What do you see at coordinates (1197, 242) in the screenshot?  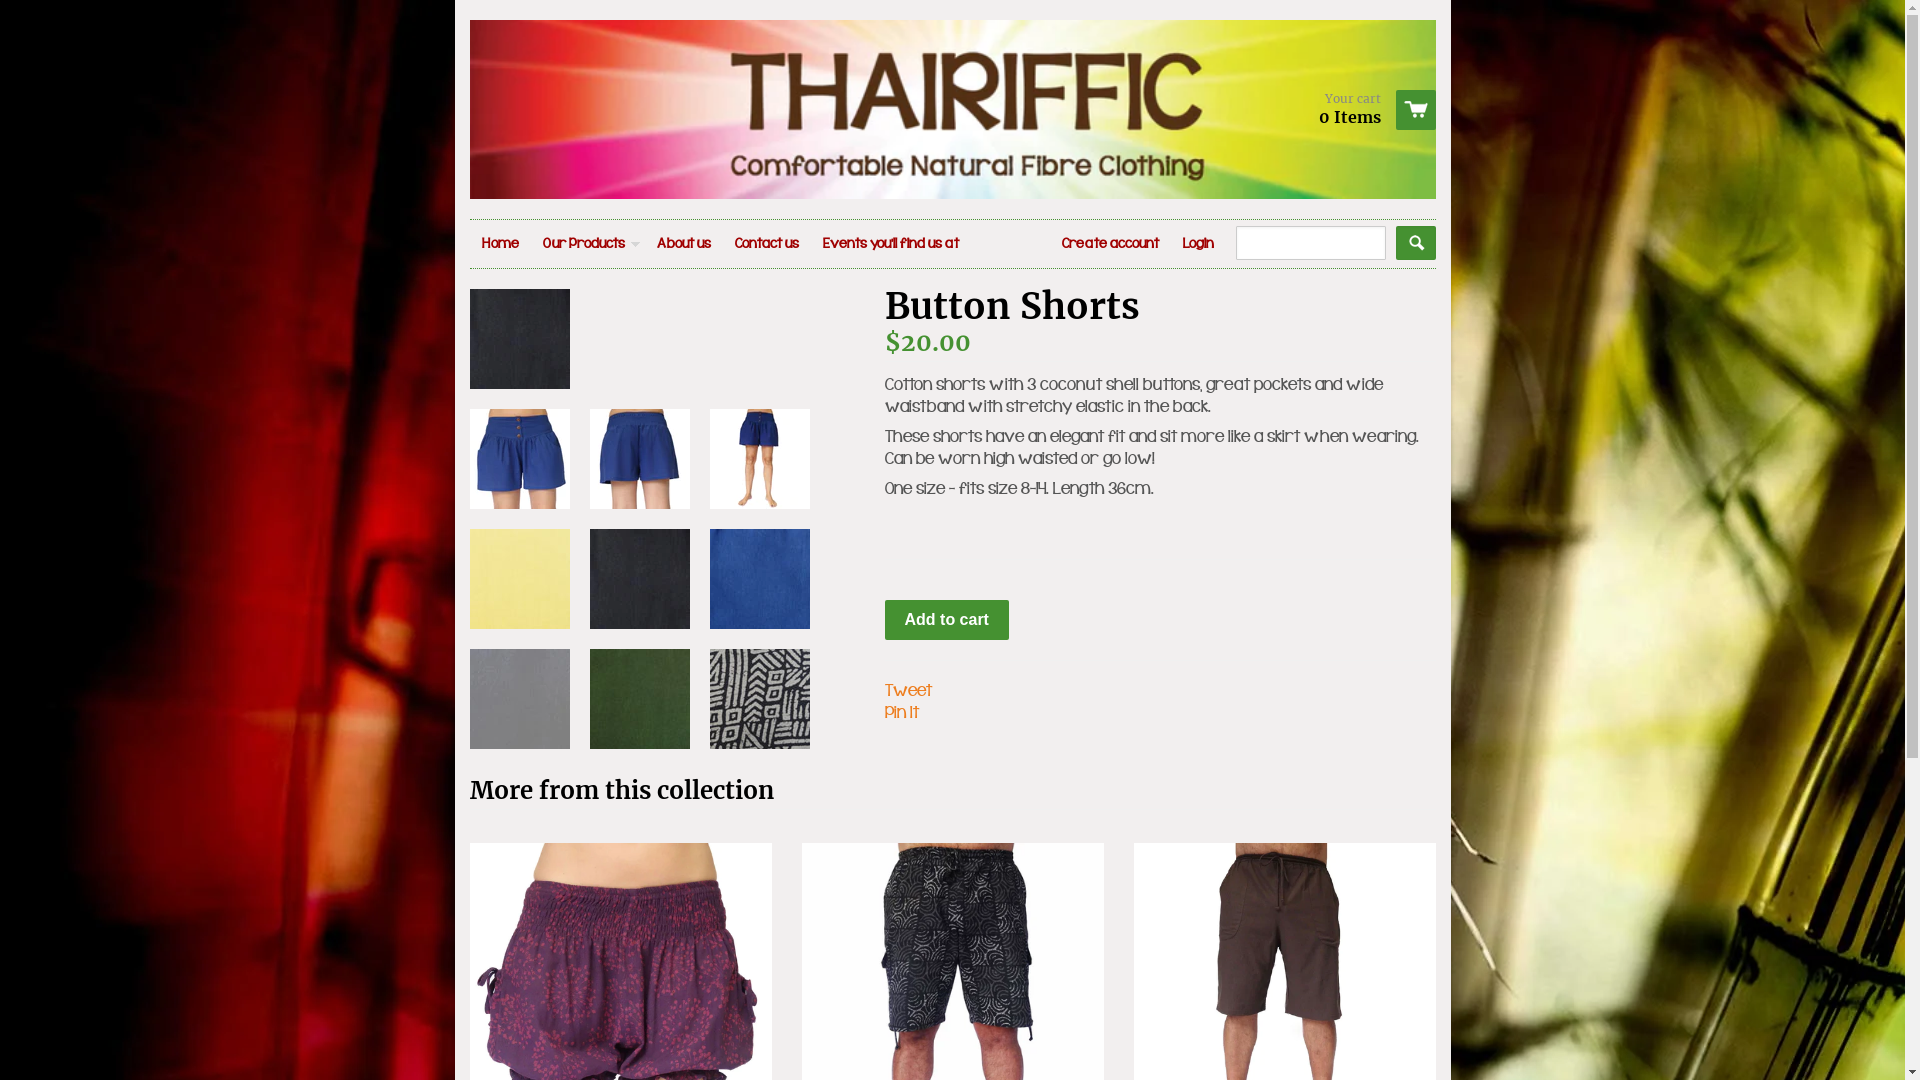 I see `'Login'` at bounding box center [1197, 242].